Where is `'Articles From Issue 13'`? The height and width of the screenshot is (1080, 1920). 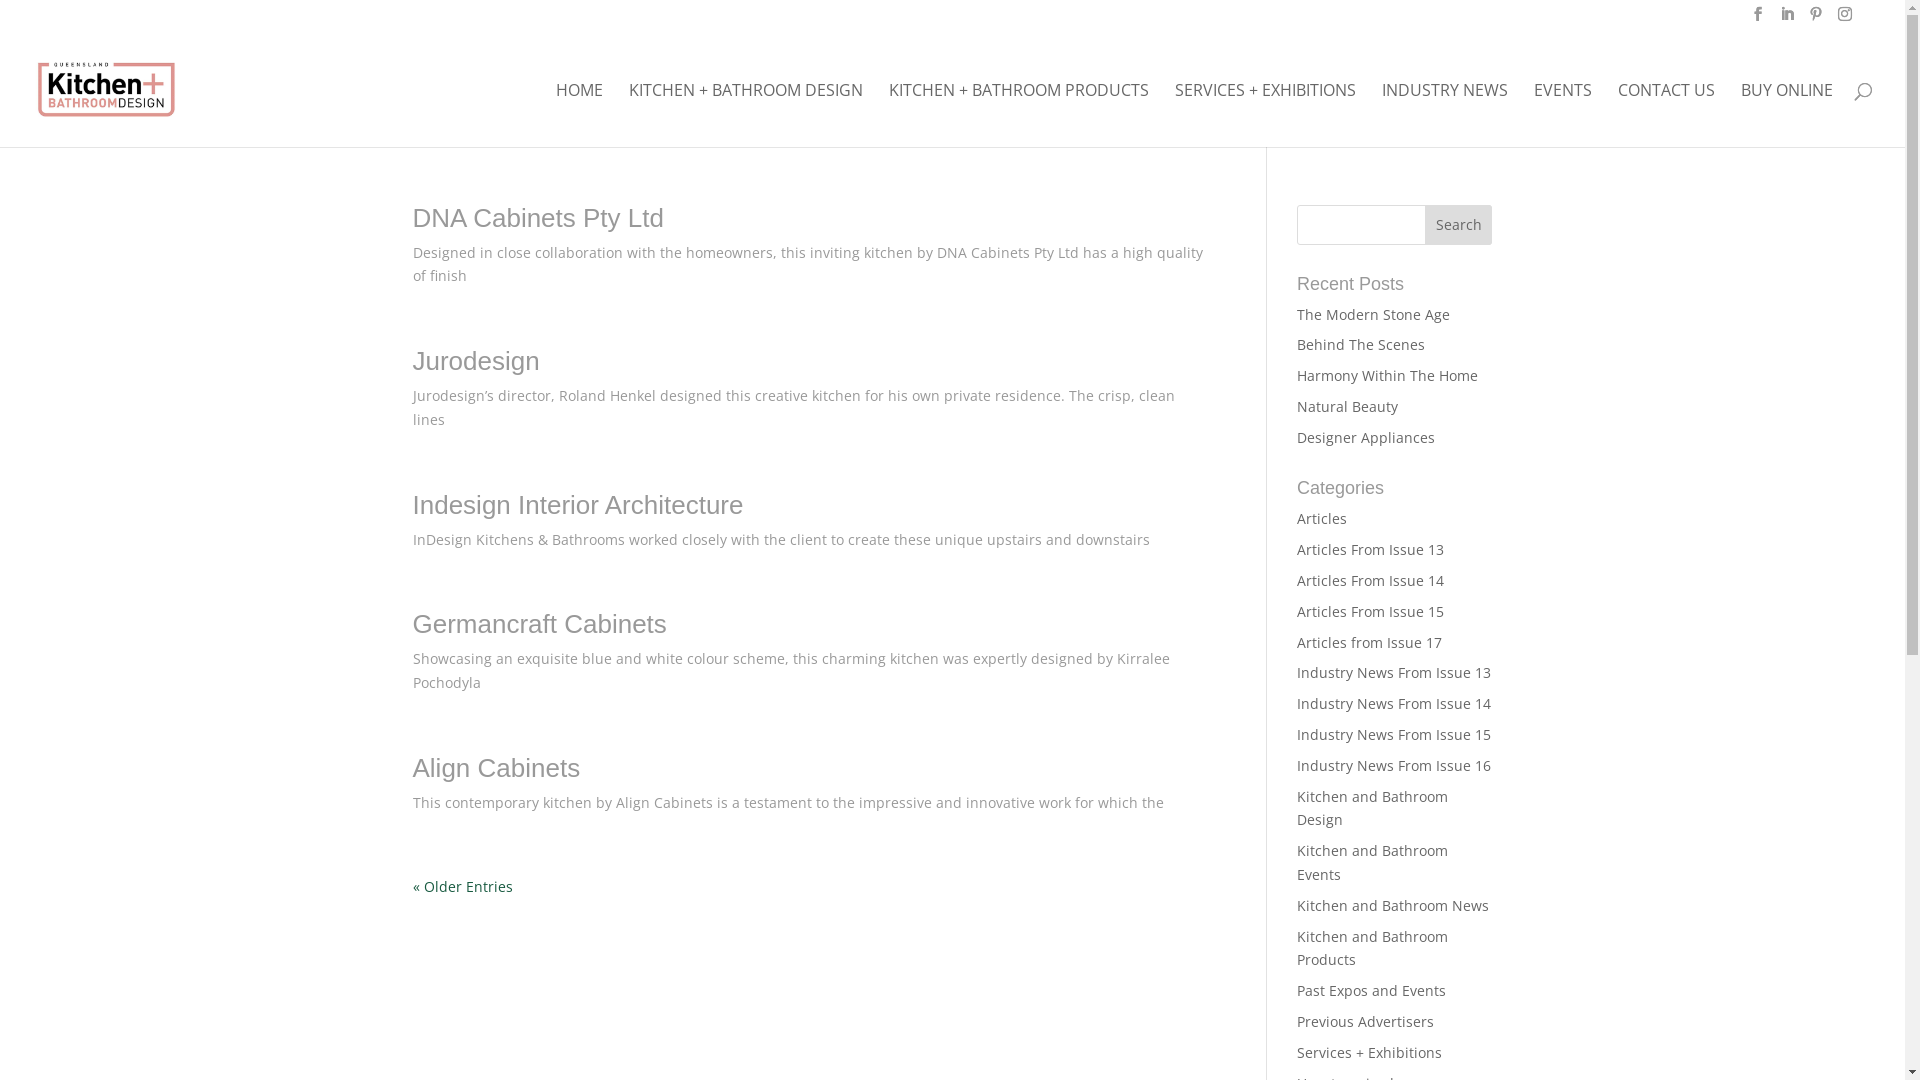
'Articles From Issue 13' is located at coordinates (1369, 549).